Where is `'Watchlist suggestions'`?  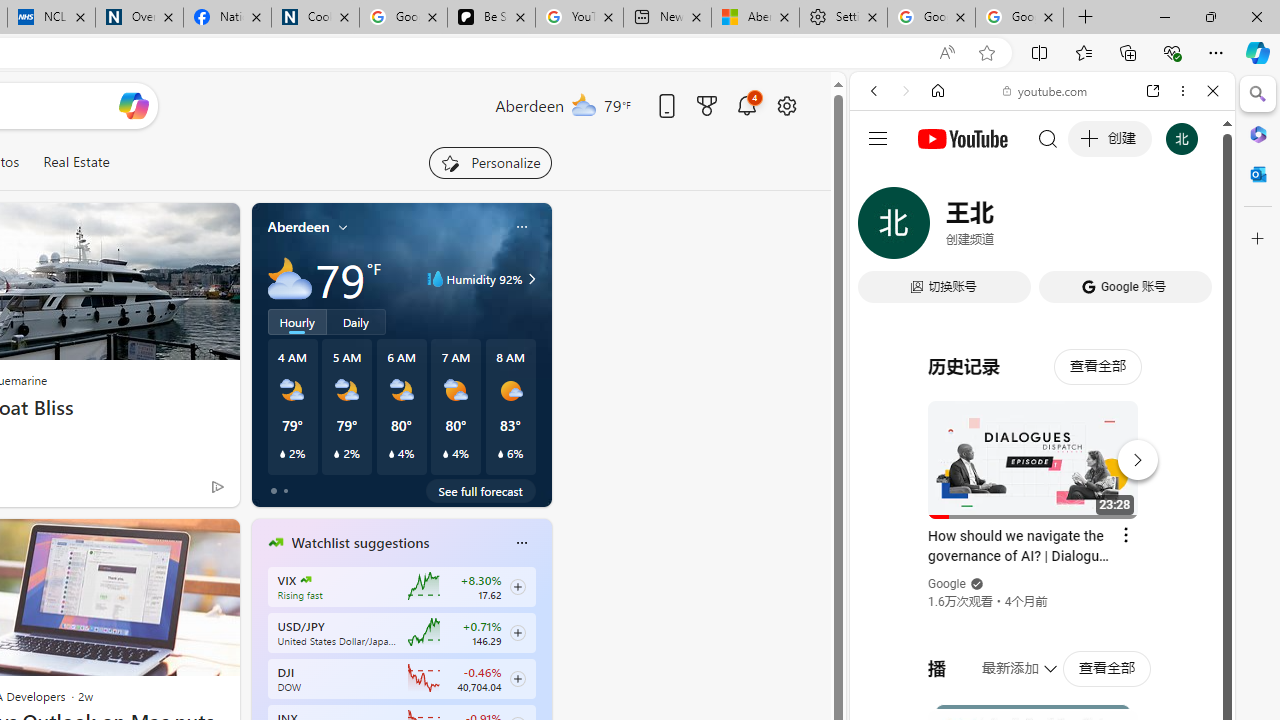
'Watchlist suggestions' is located at coordinates (360, 543).